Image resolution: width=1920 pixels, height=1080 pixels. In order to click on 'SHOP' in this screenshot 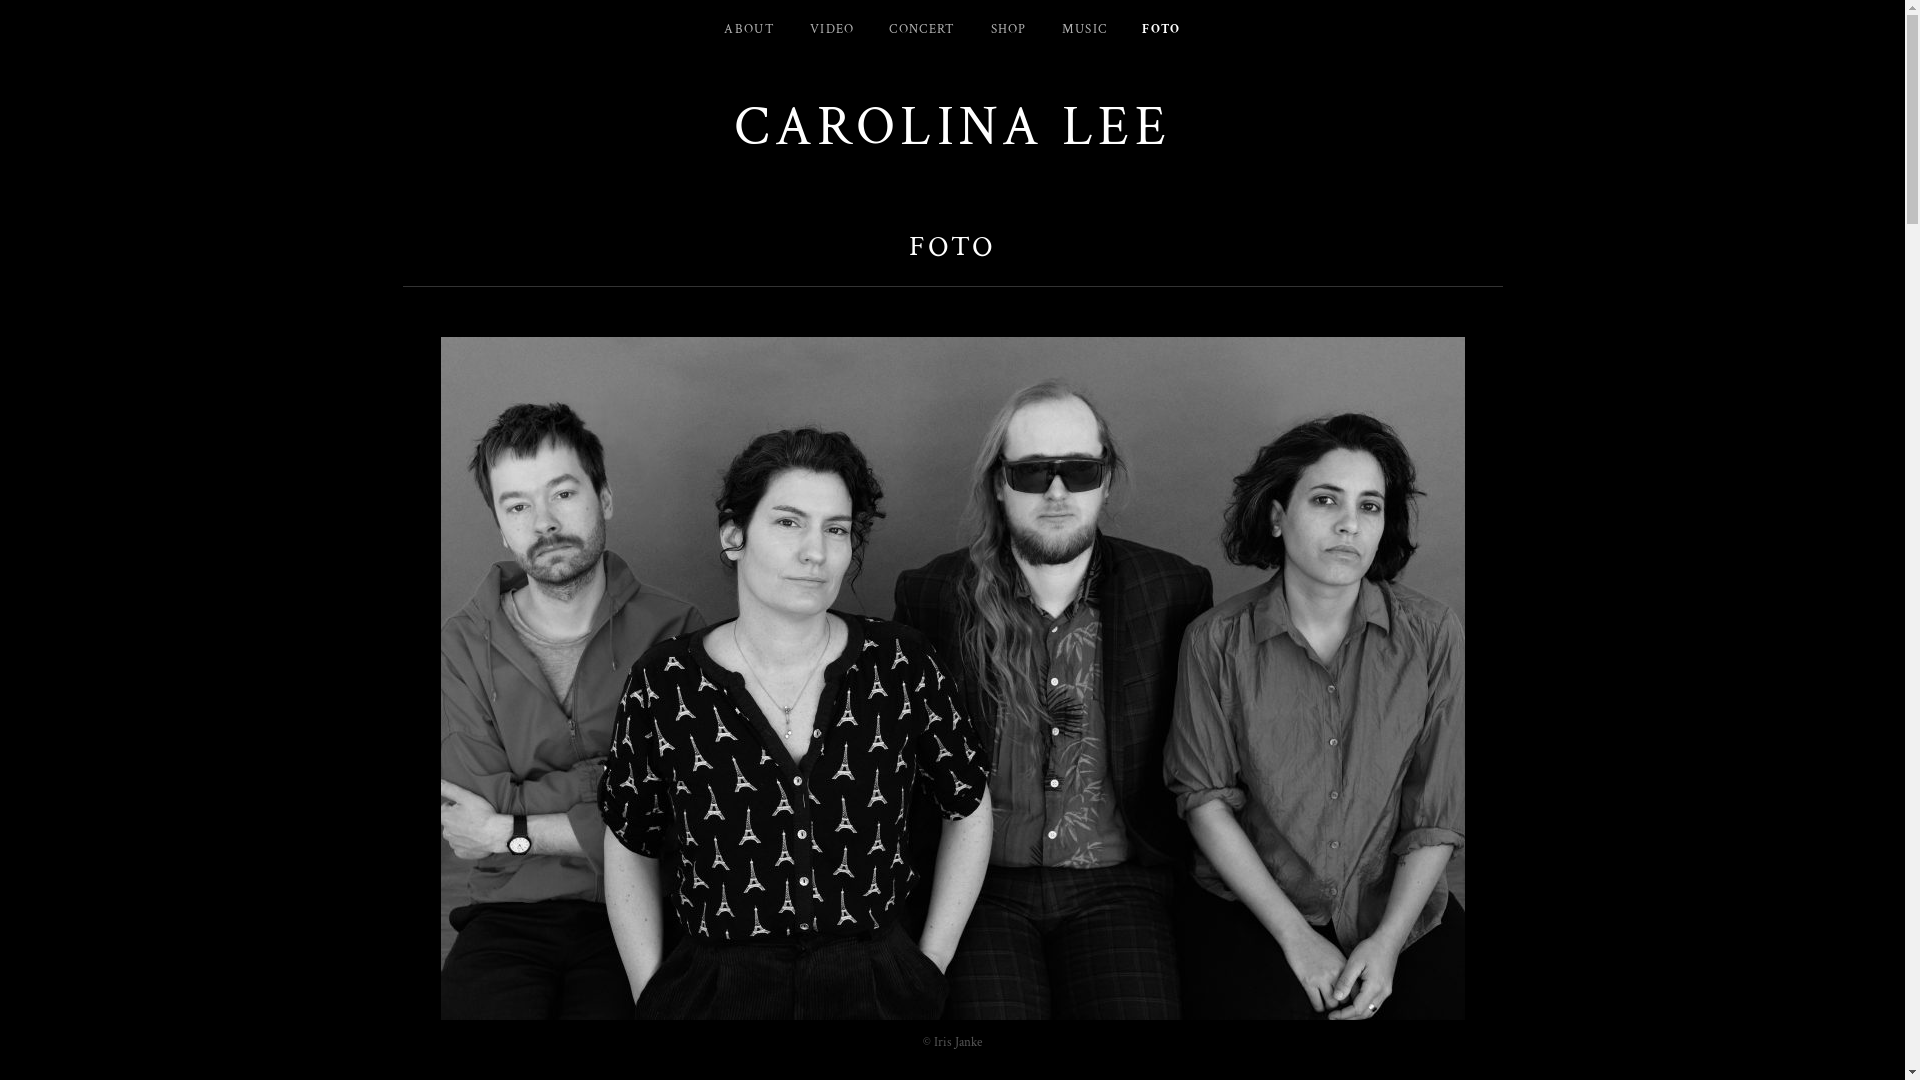, I will do `click(974, 30)`.